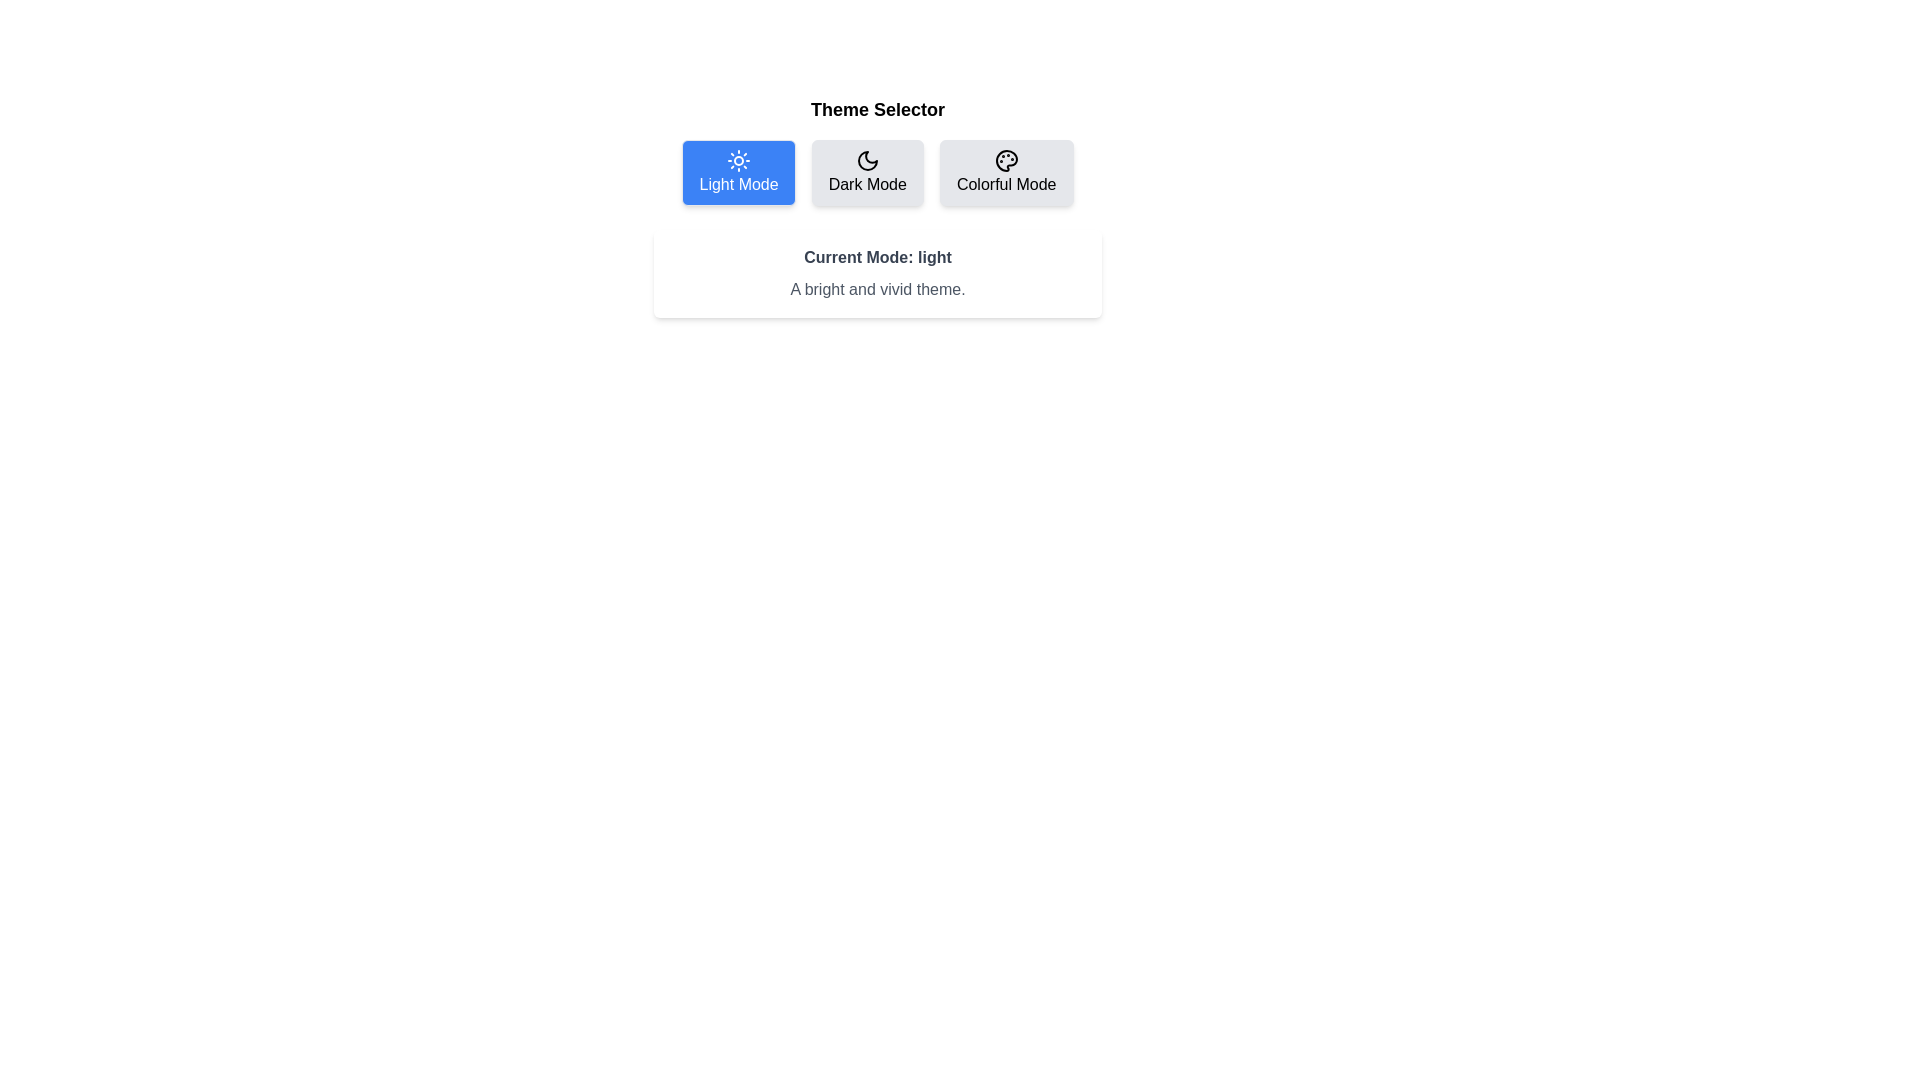 The image size is (1920, 1080). I want to click on the Colorful Mode icon in the Theme Selector panel, which is located on the rightmost side and grouped with other theme icons, so click(1006, 160).